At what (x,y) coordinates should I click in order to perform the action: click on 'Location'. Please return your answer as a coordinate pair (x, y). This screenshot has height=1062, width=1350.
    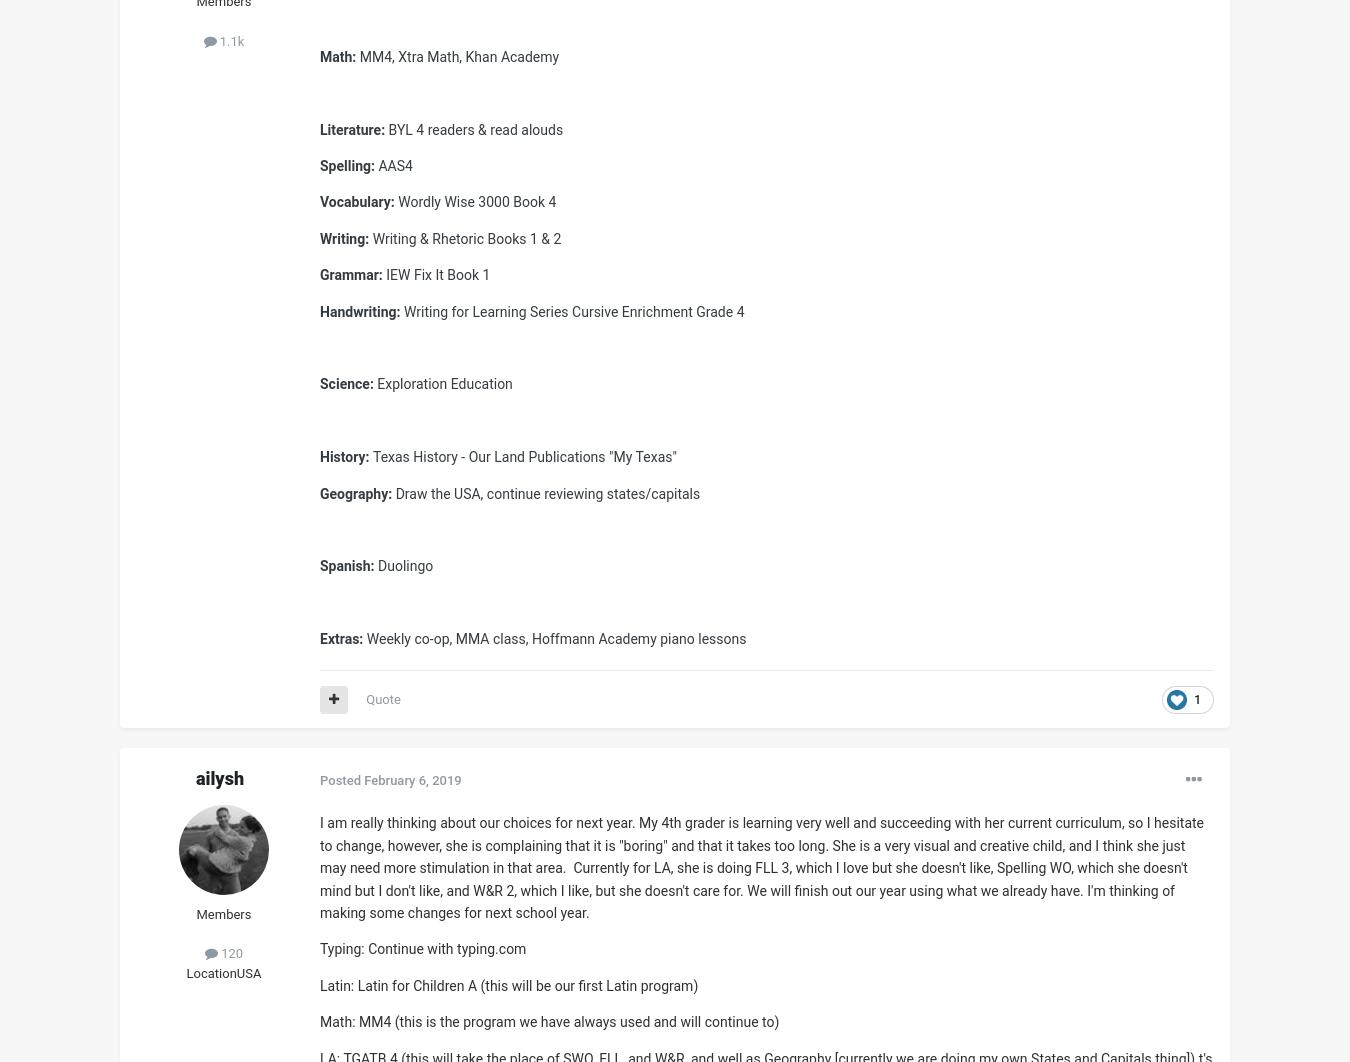
    Looking at the image, I should click on (211, 971).